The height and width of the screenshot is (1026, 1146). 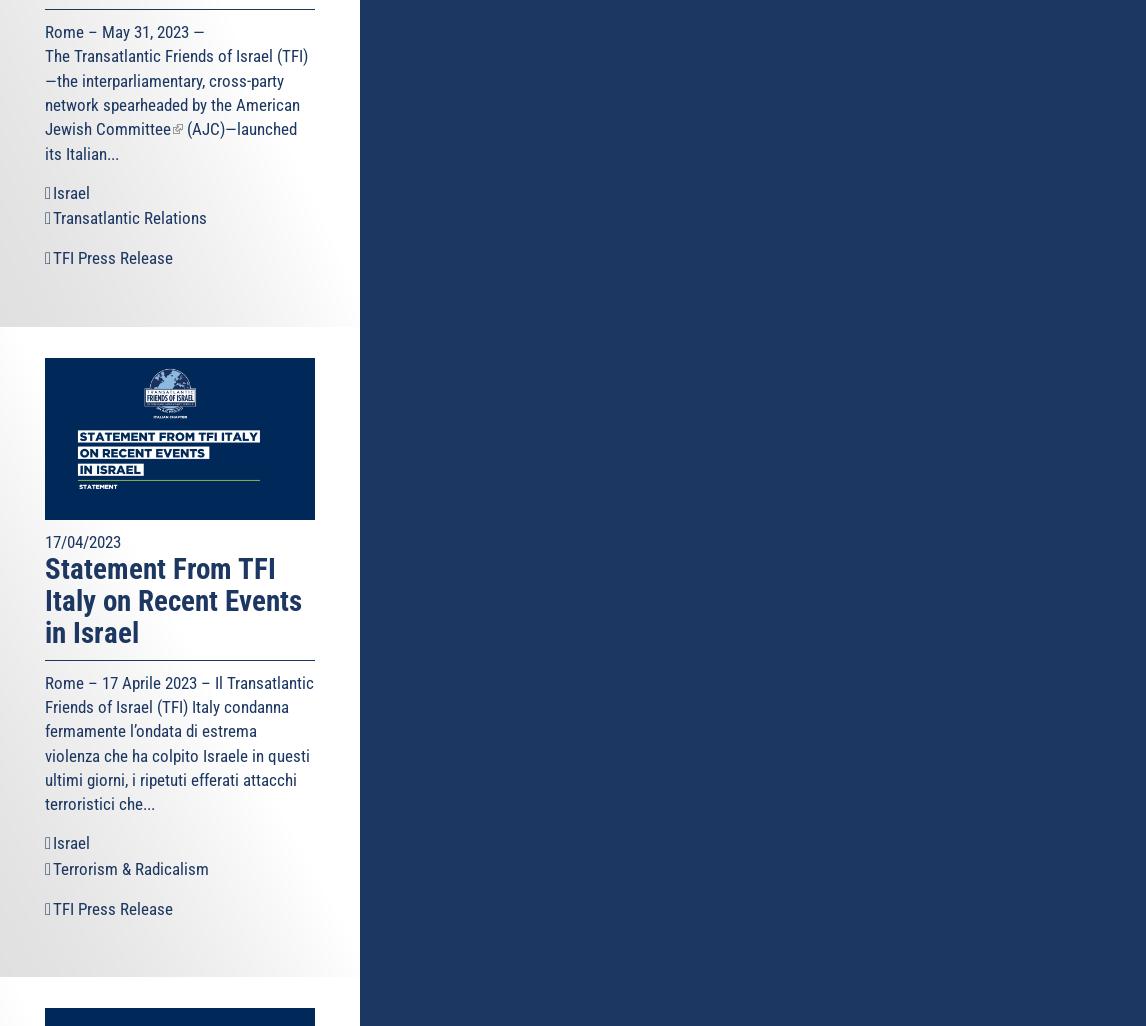 What do you see at coordinates (176, 79) in the screenshot?
I see `'(TFI)—the interparliamentary, cross-party network spearheaded by the'` at bounding box center [176, 79].